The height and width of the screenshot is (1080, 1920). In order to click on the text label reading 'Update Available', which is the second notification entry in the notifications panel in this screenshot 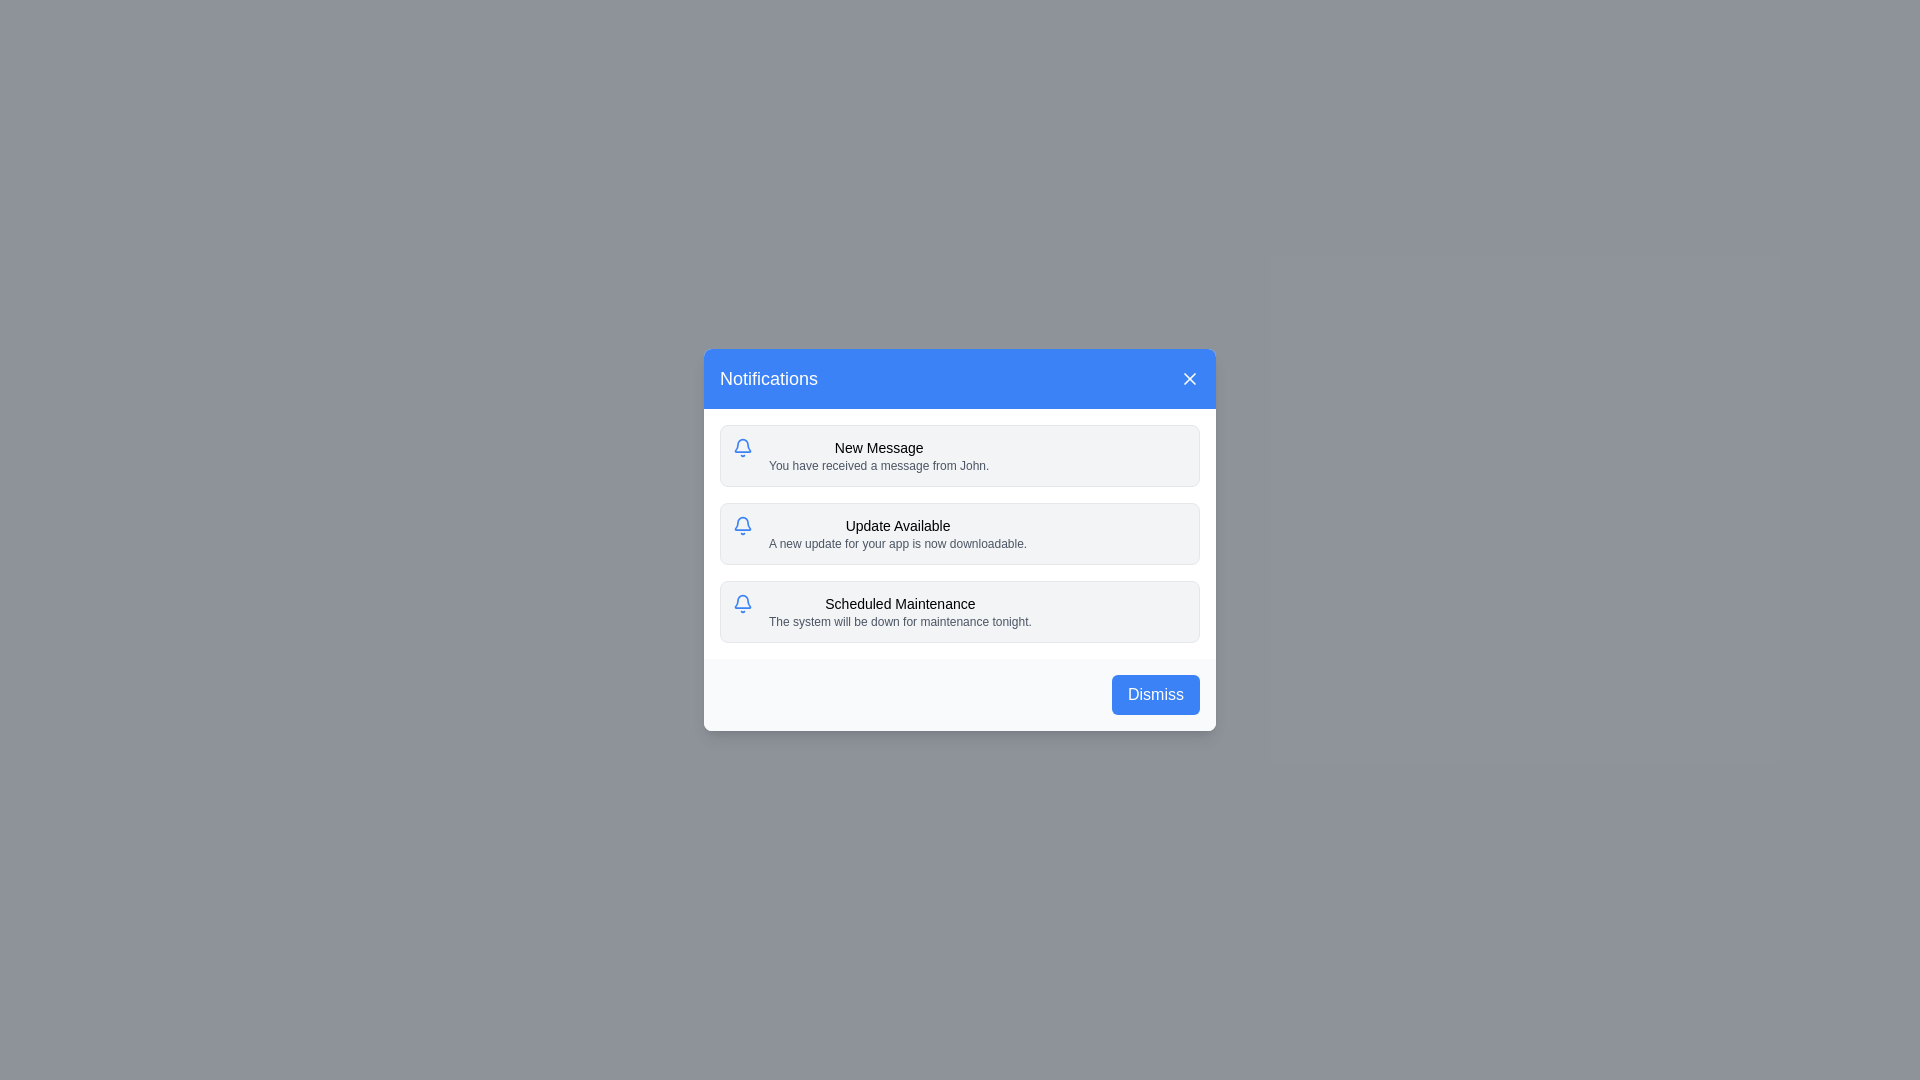, I will do `click(897, 524)`.